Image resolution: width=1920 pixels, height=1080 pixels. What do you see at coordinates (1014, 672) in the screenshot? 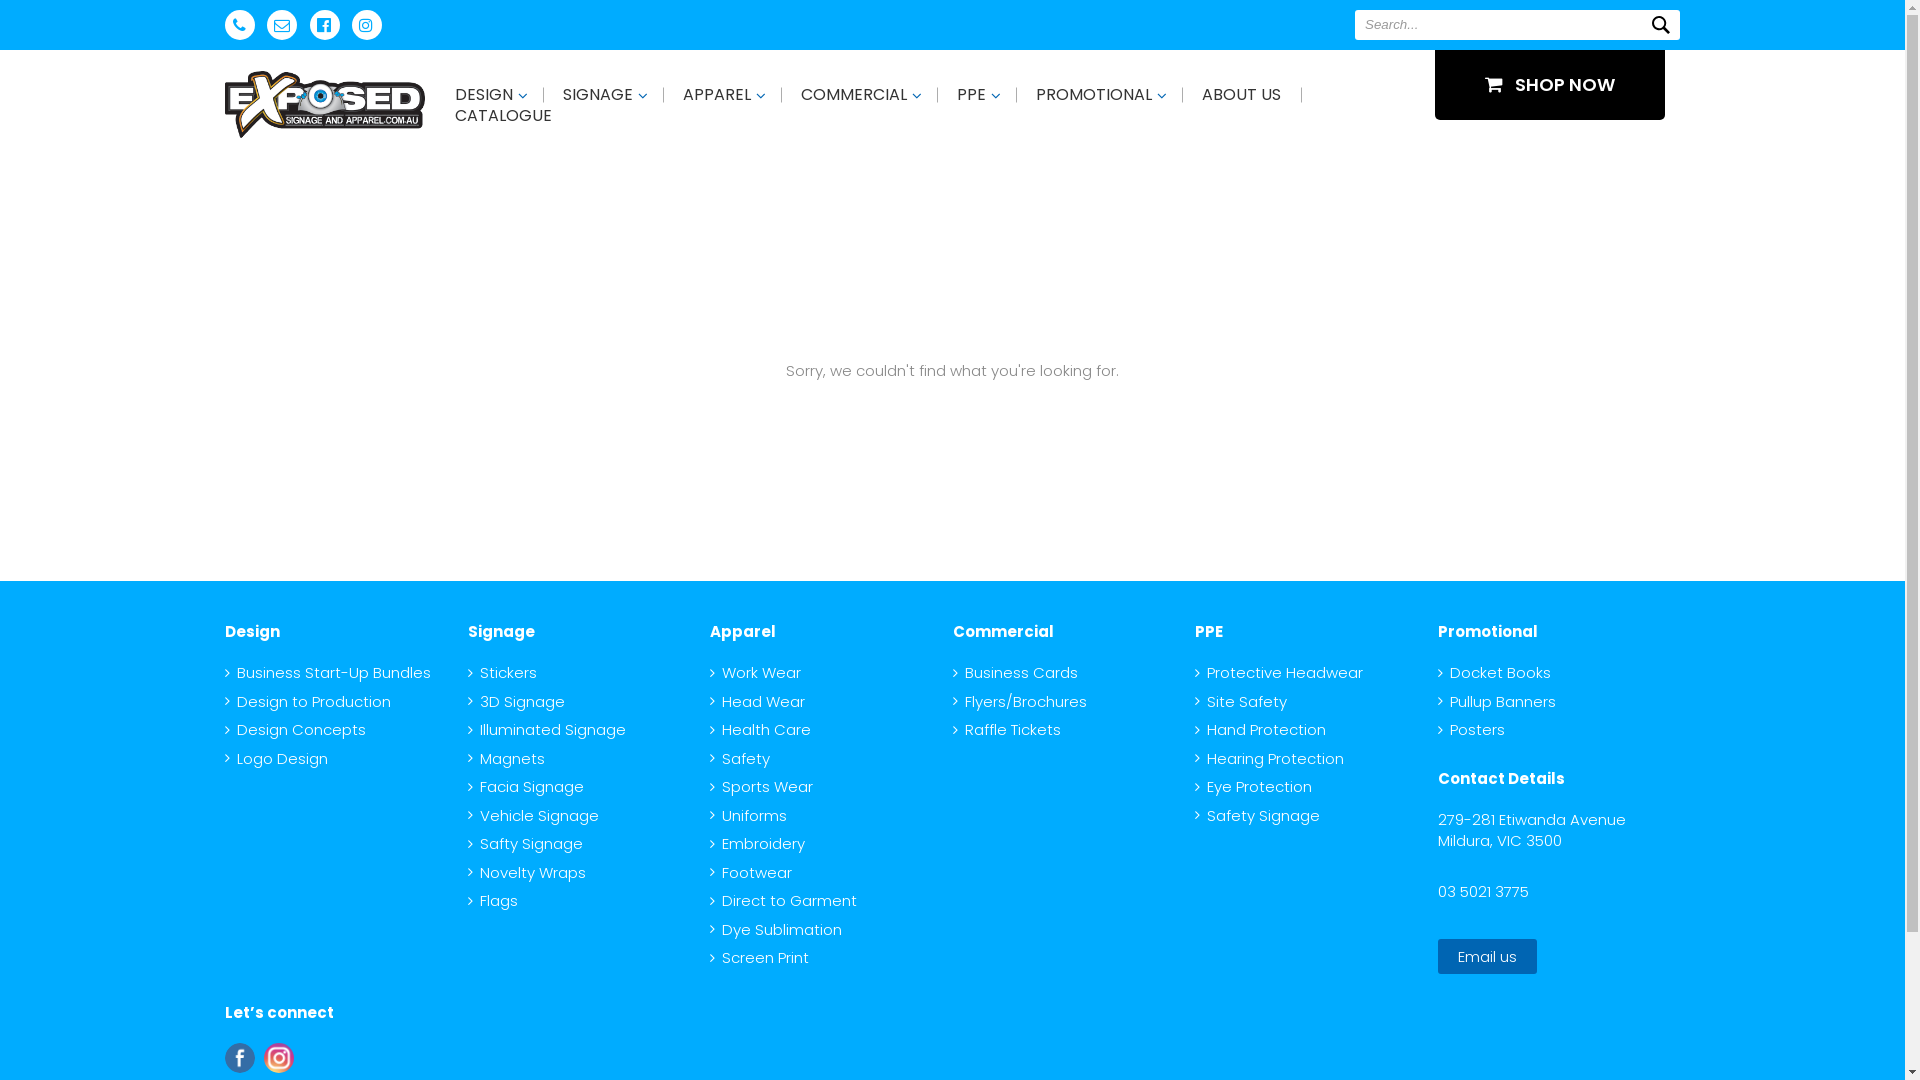
I see `'Business Cards'` at bounding box center [1014, 672].